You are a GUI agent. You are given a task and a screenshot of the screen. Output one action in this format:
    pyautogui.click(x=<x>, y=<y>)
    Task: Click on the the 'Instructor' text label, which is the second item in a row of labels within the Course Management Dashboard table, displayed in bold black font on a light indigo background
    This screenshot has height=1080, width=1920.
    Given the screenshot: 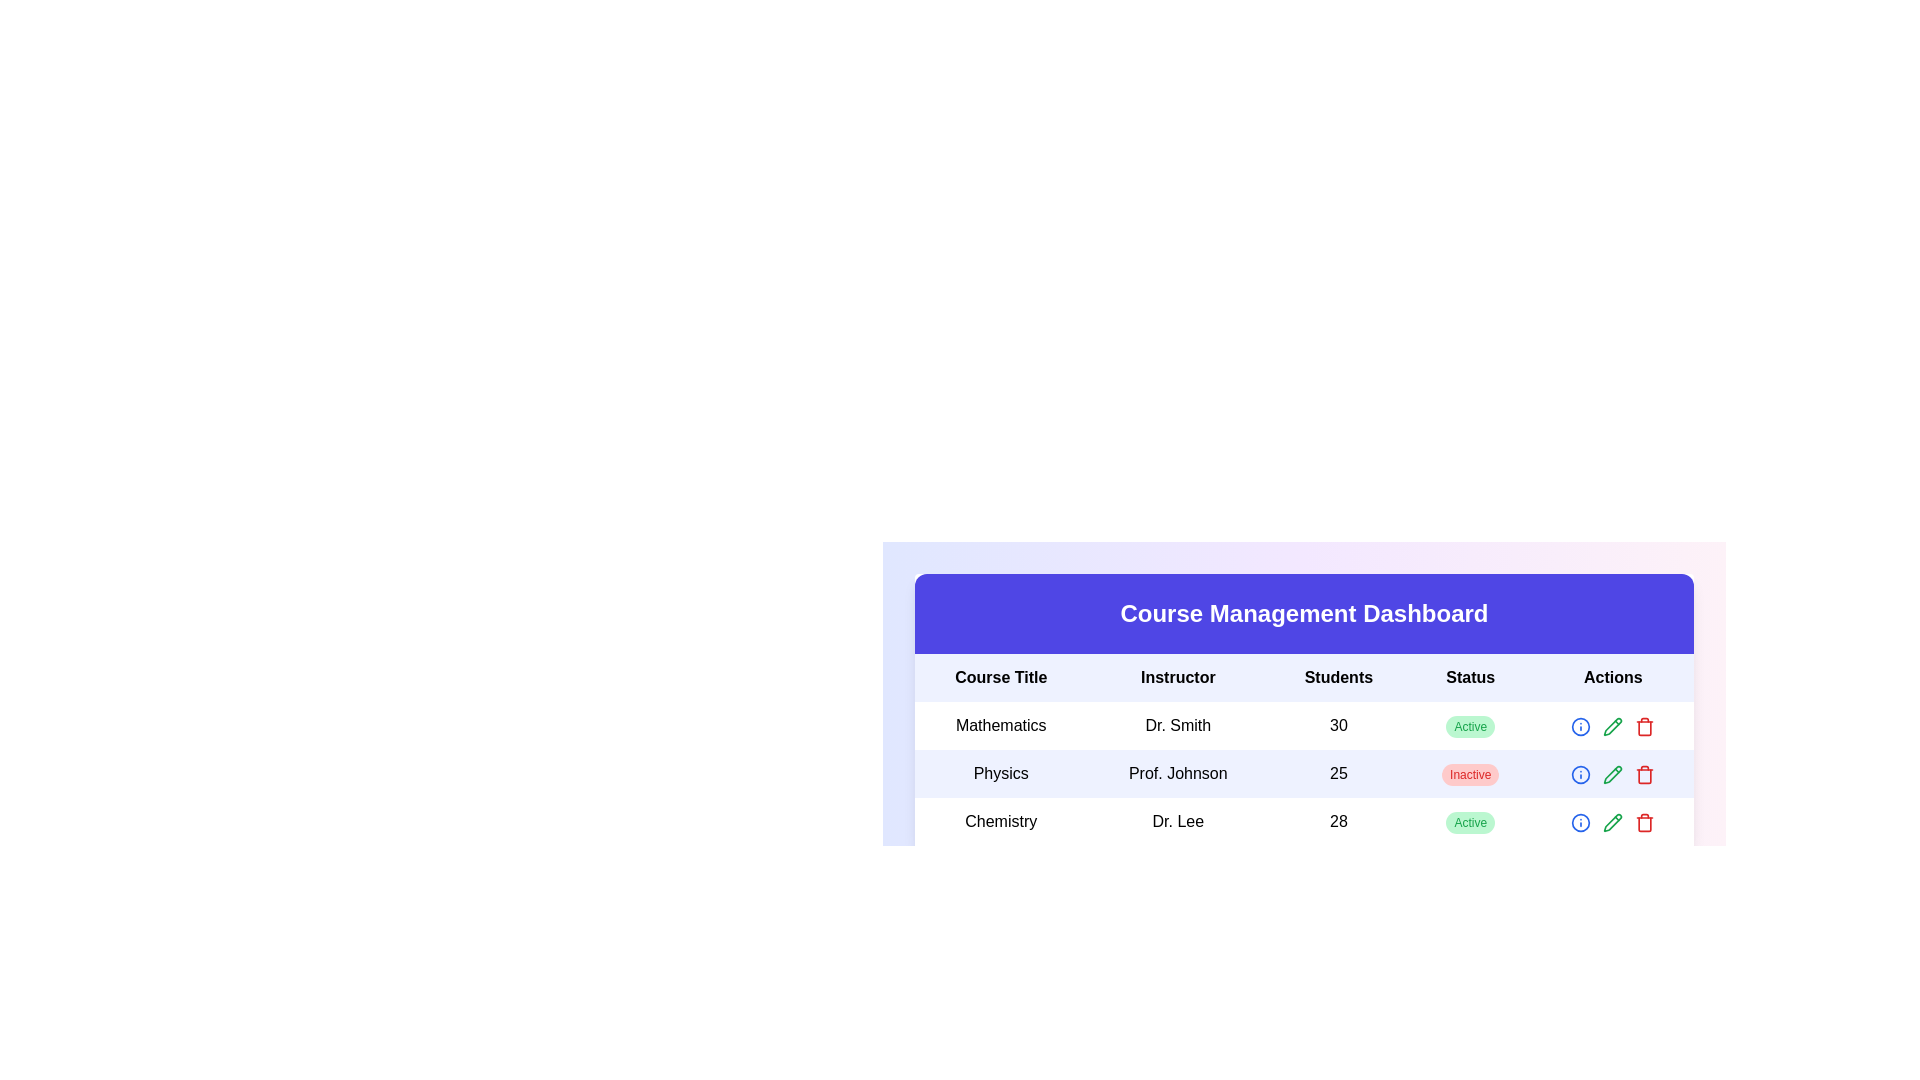 What is the action you would take?
    pyautogui.click(x=1178, y=677)
    